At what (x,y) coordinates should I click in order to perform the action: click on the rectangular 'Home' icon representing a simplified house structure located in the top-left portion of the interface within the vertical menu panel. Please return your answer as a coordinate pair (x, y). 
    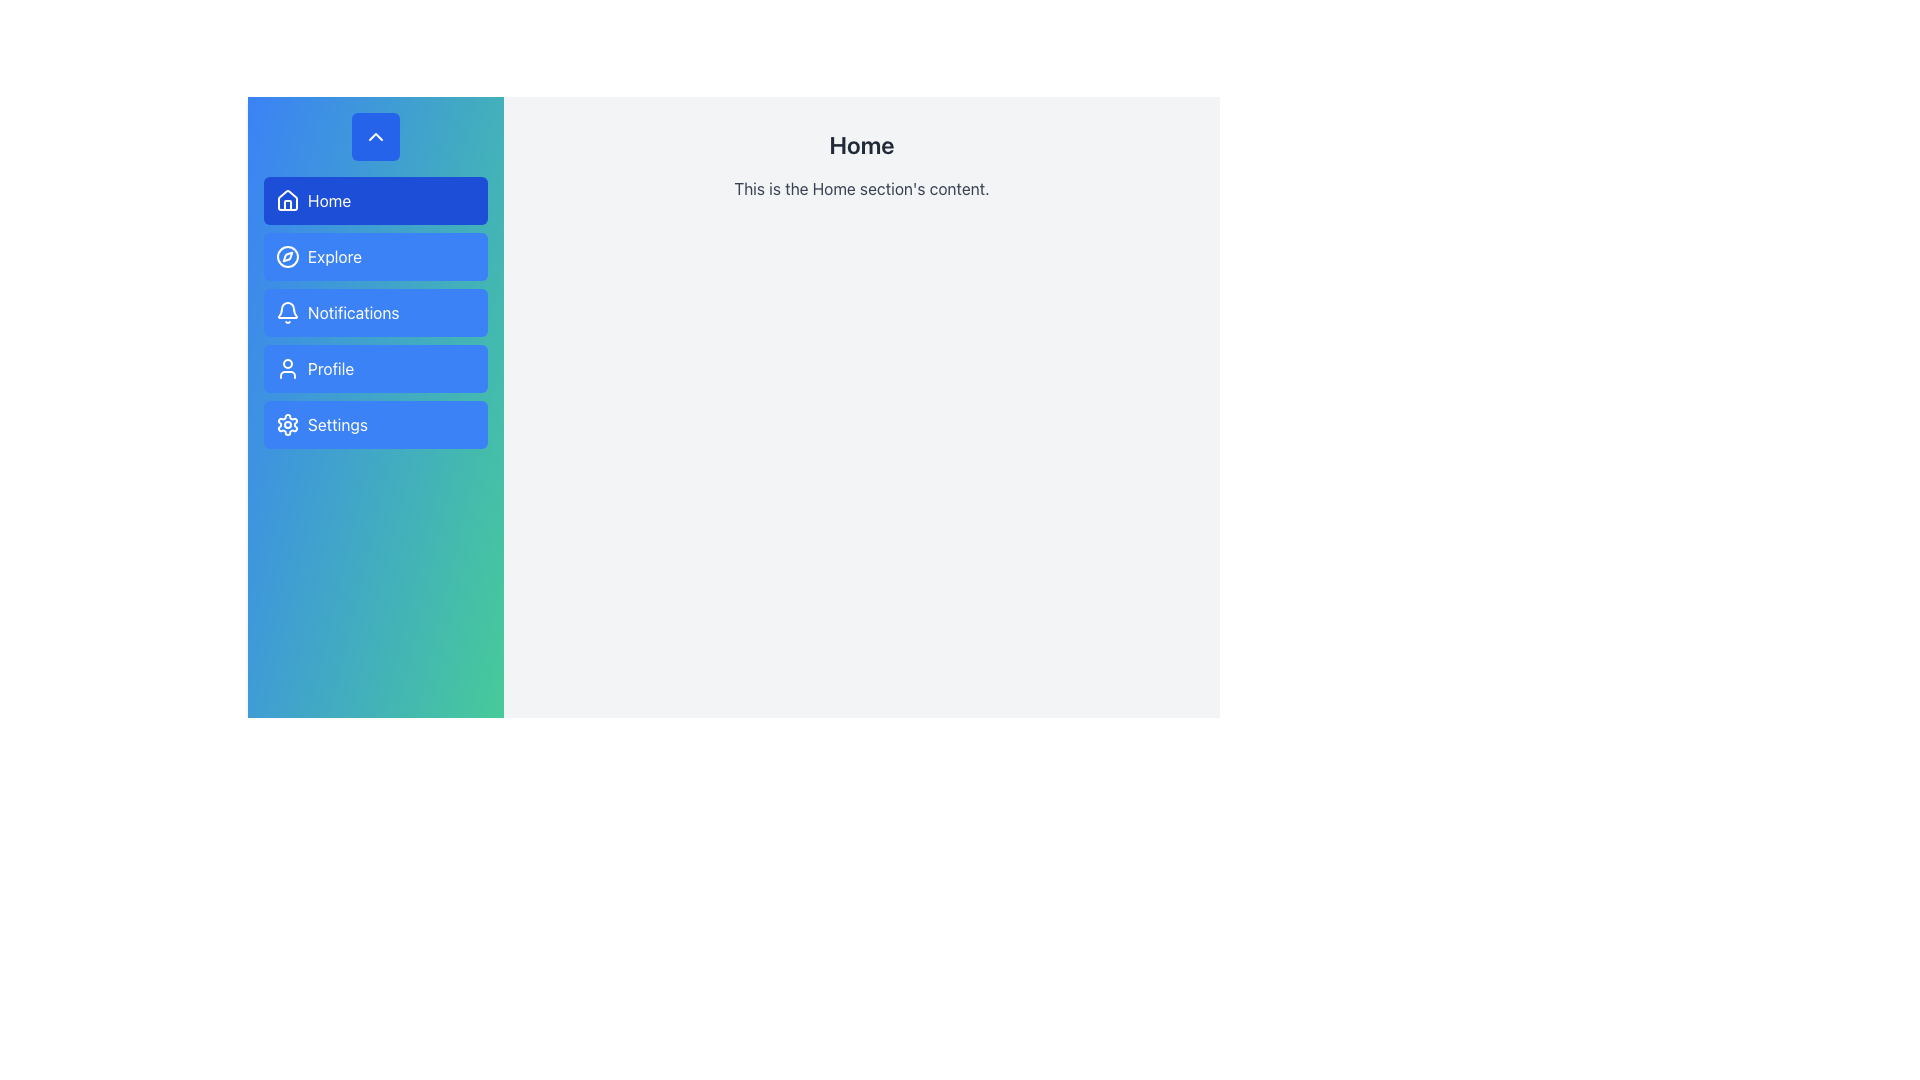
    Looking at the image, I should click on (287, 204).